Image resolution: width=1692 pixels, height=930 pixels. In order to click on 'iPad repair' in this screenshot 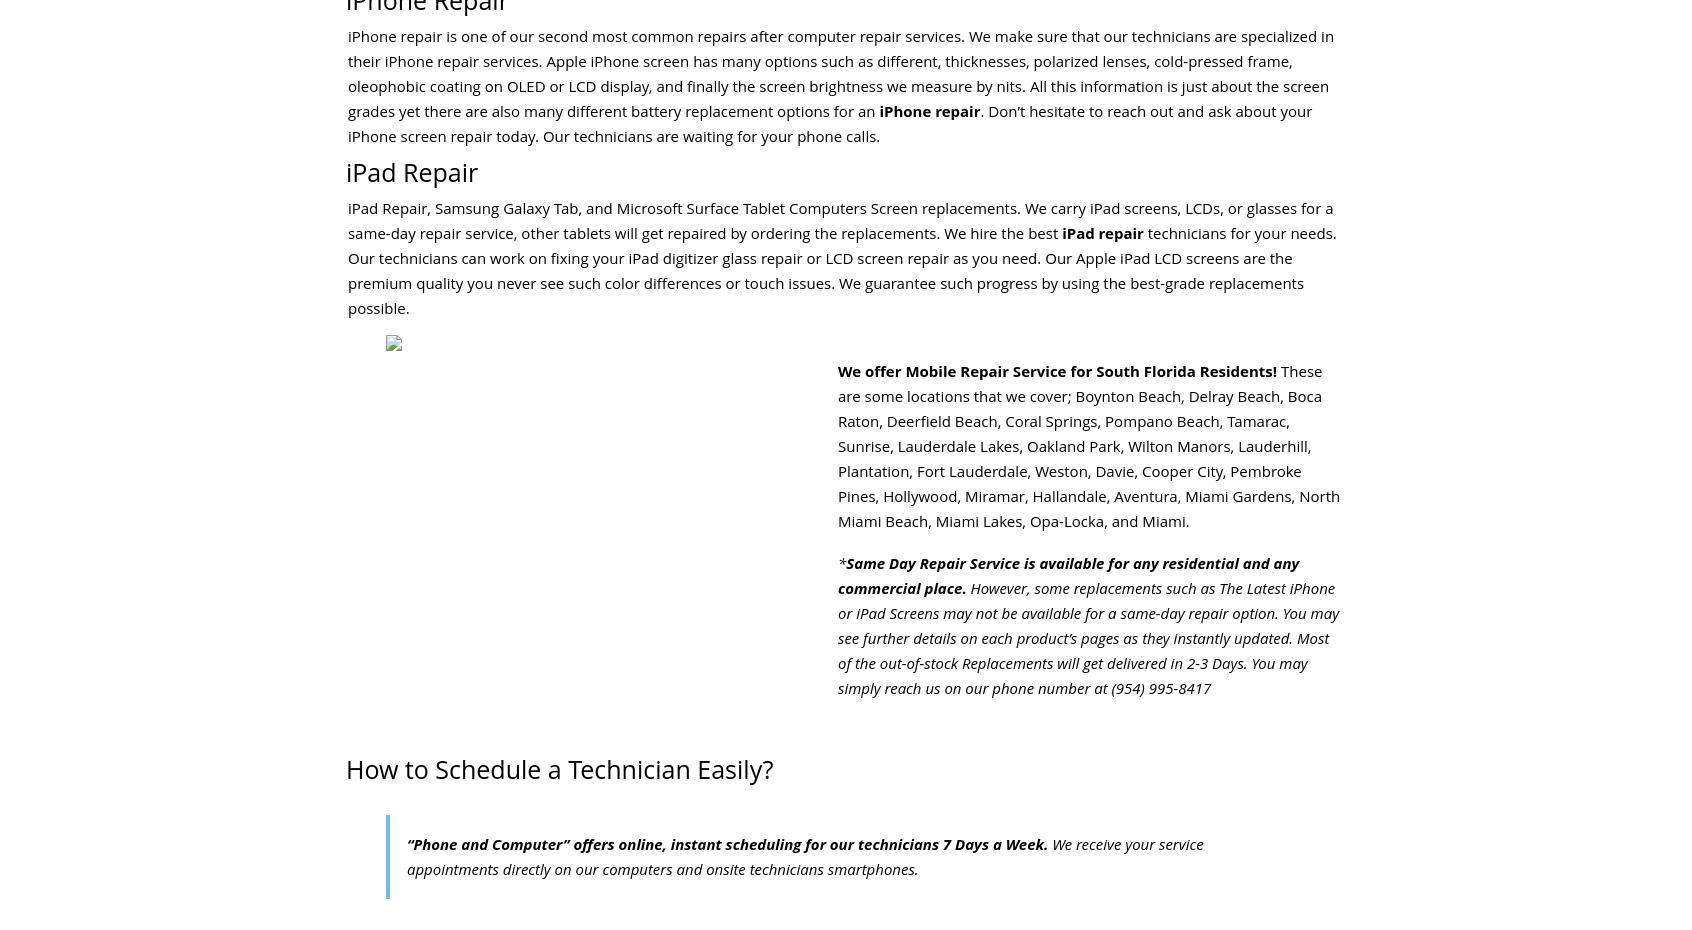, I will do `click(1062, 231)`.